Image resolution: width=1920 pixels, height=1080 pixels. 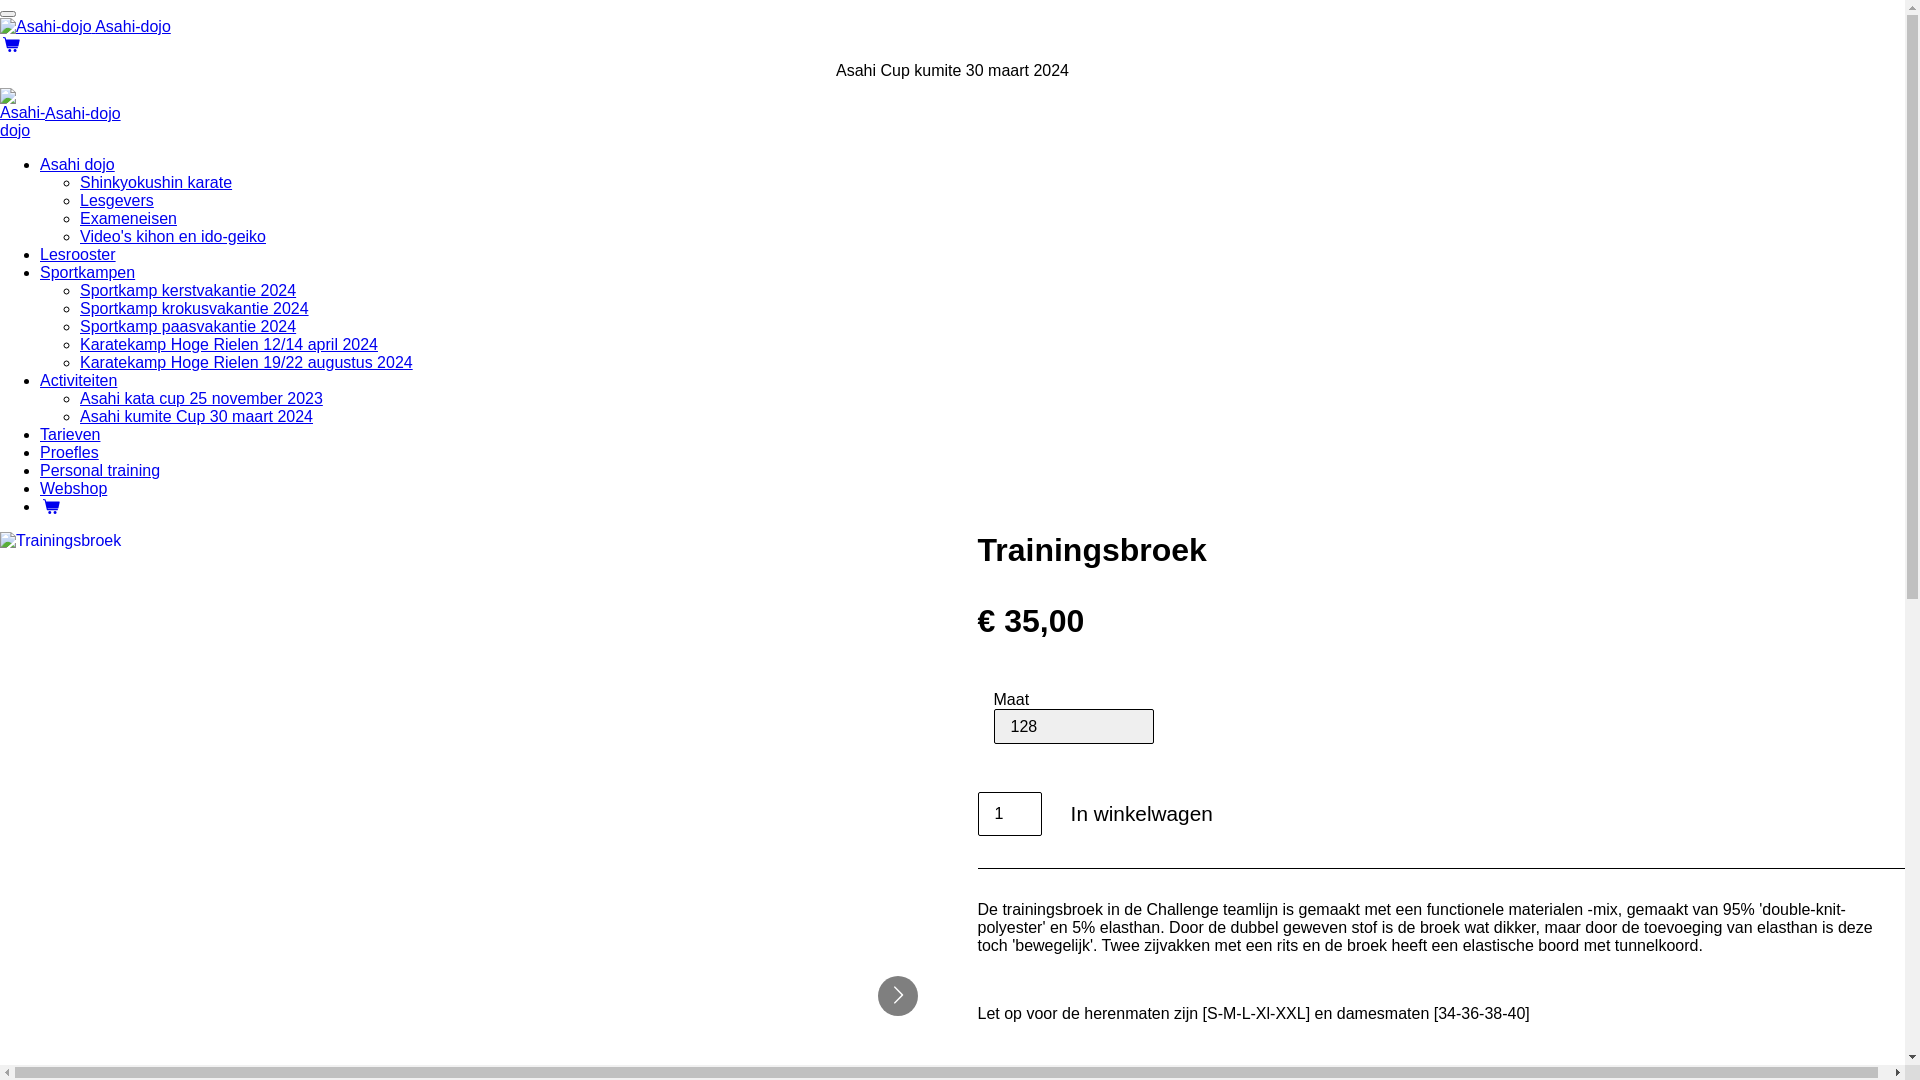 What do you see at coordinates (86, 272) in the screenshot?
I see `'Sportkampen'` at bounding box center [86, 272].